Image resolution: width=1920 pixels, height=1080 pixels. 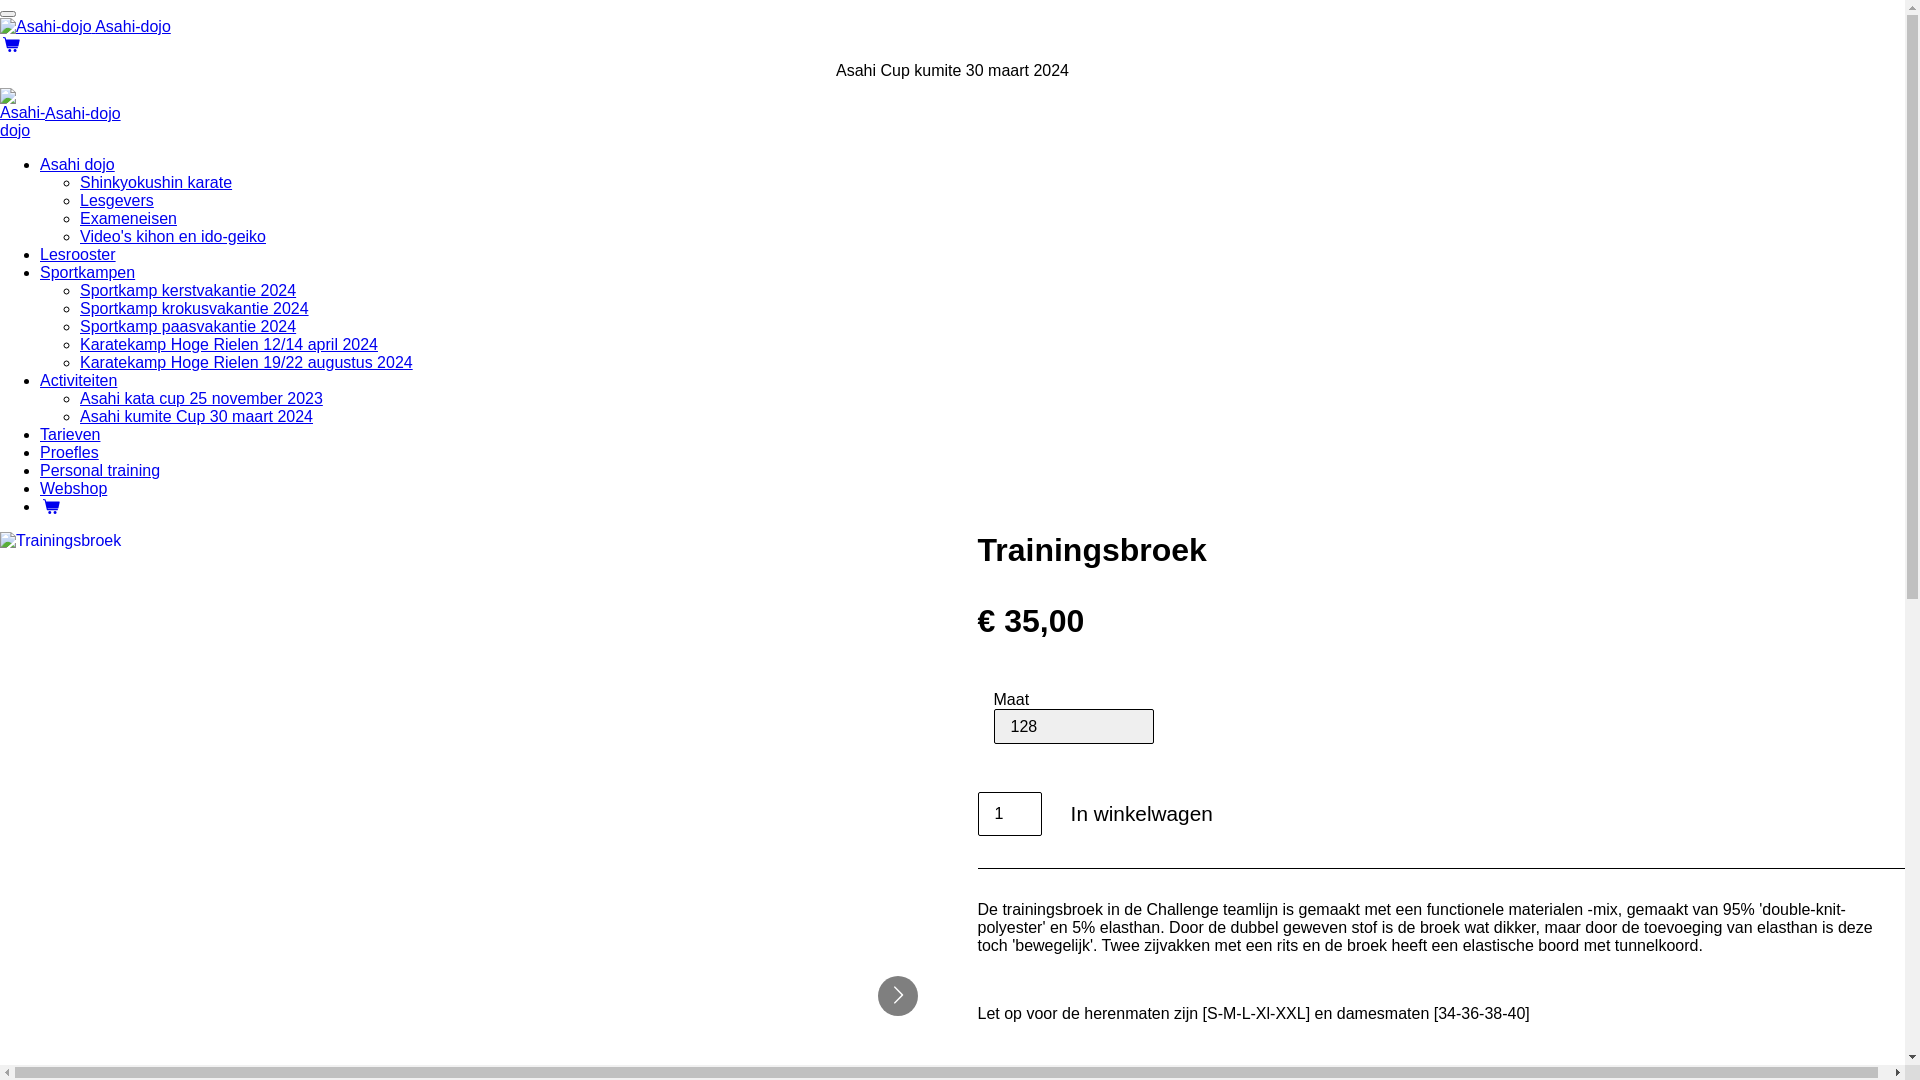 What do you see at coordinates (86, 272) in the screenshot?
I see `'Sportkampen'` at bounding box center [86, 272].